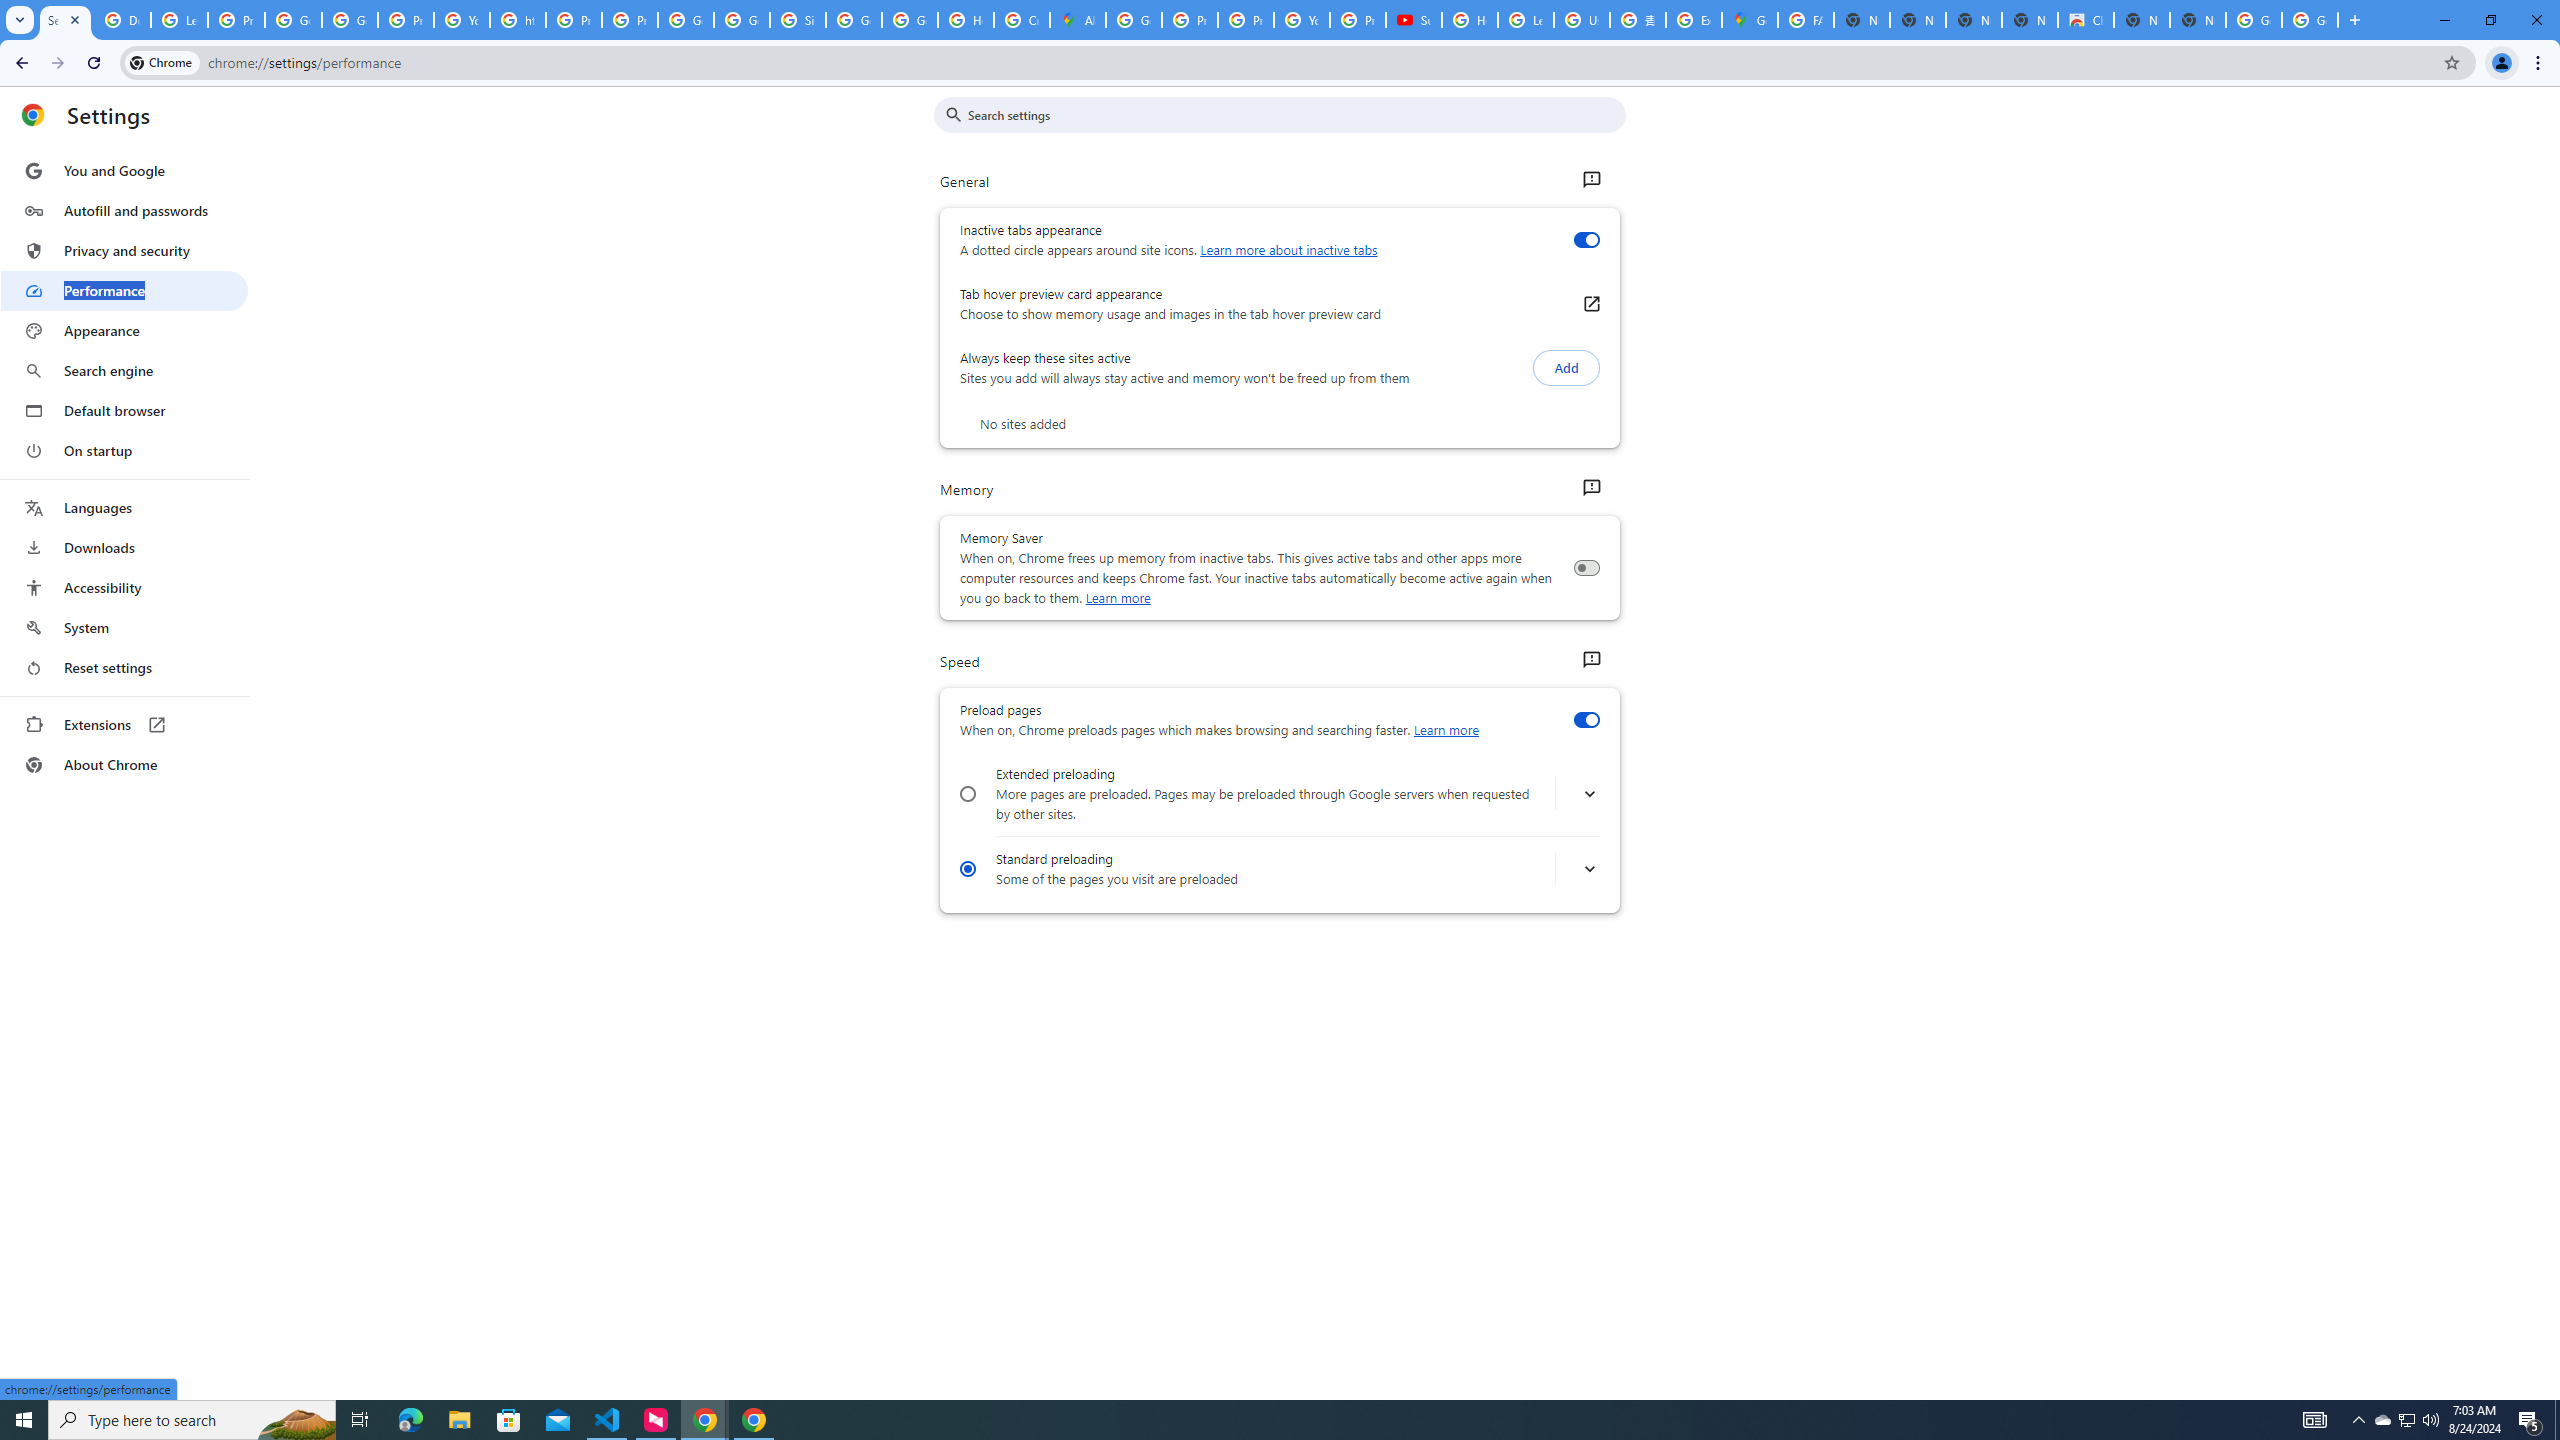 The height and width of the screenshot is (1440, 2560). I want to click on 'About Chrome', so click(123, 763).